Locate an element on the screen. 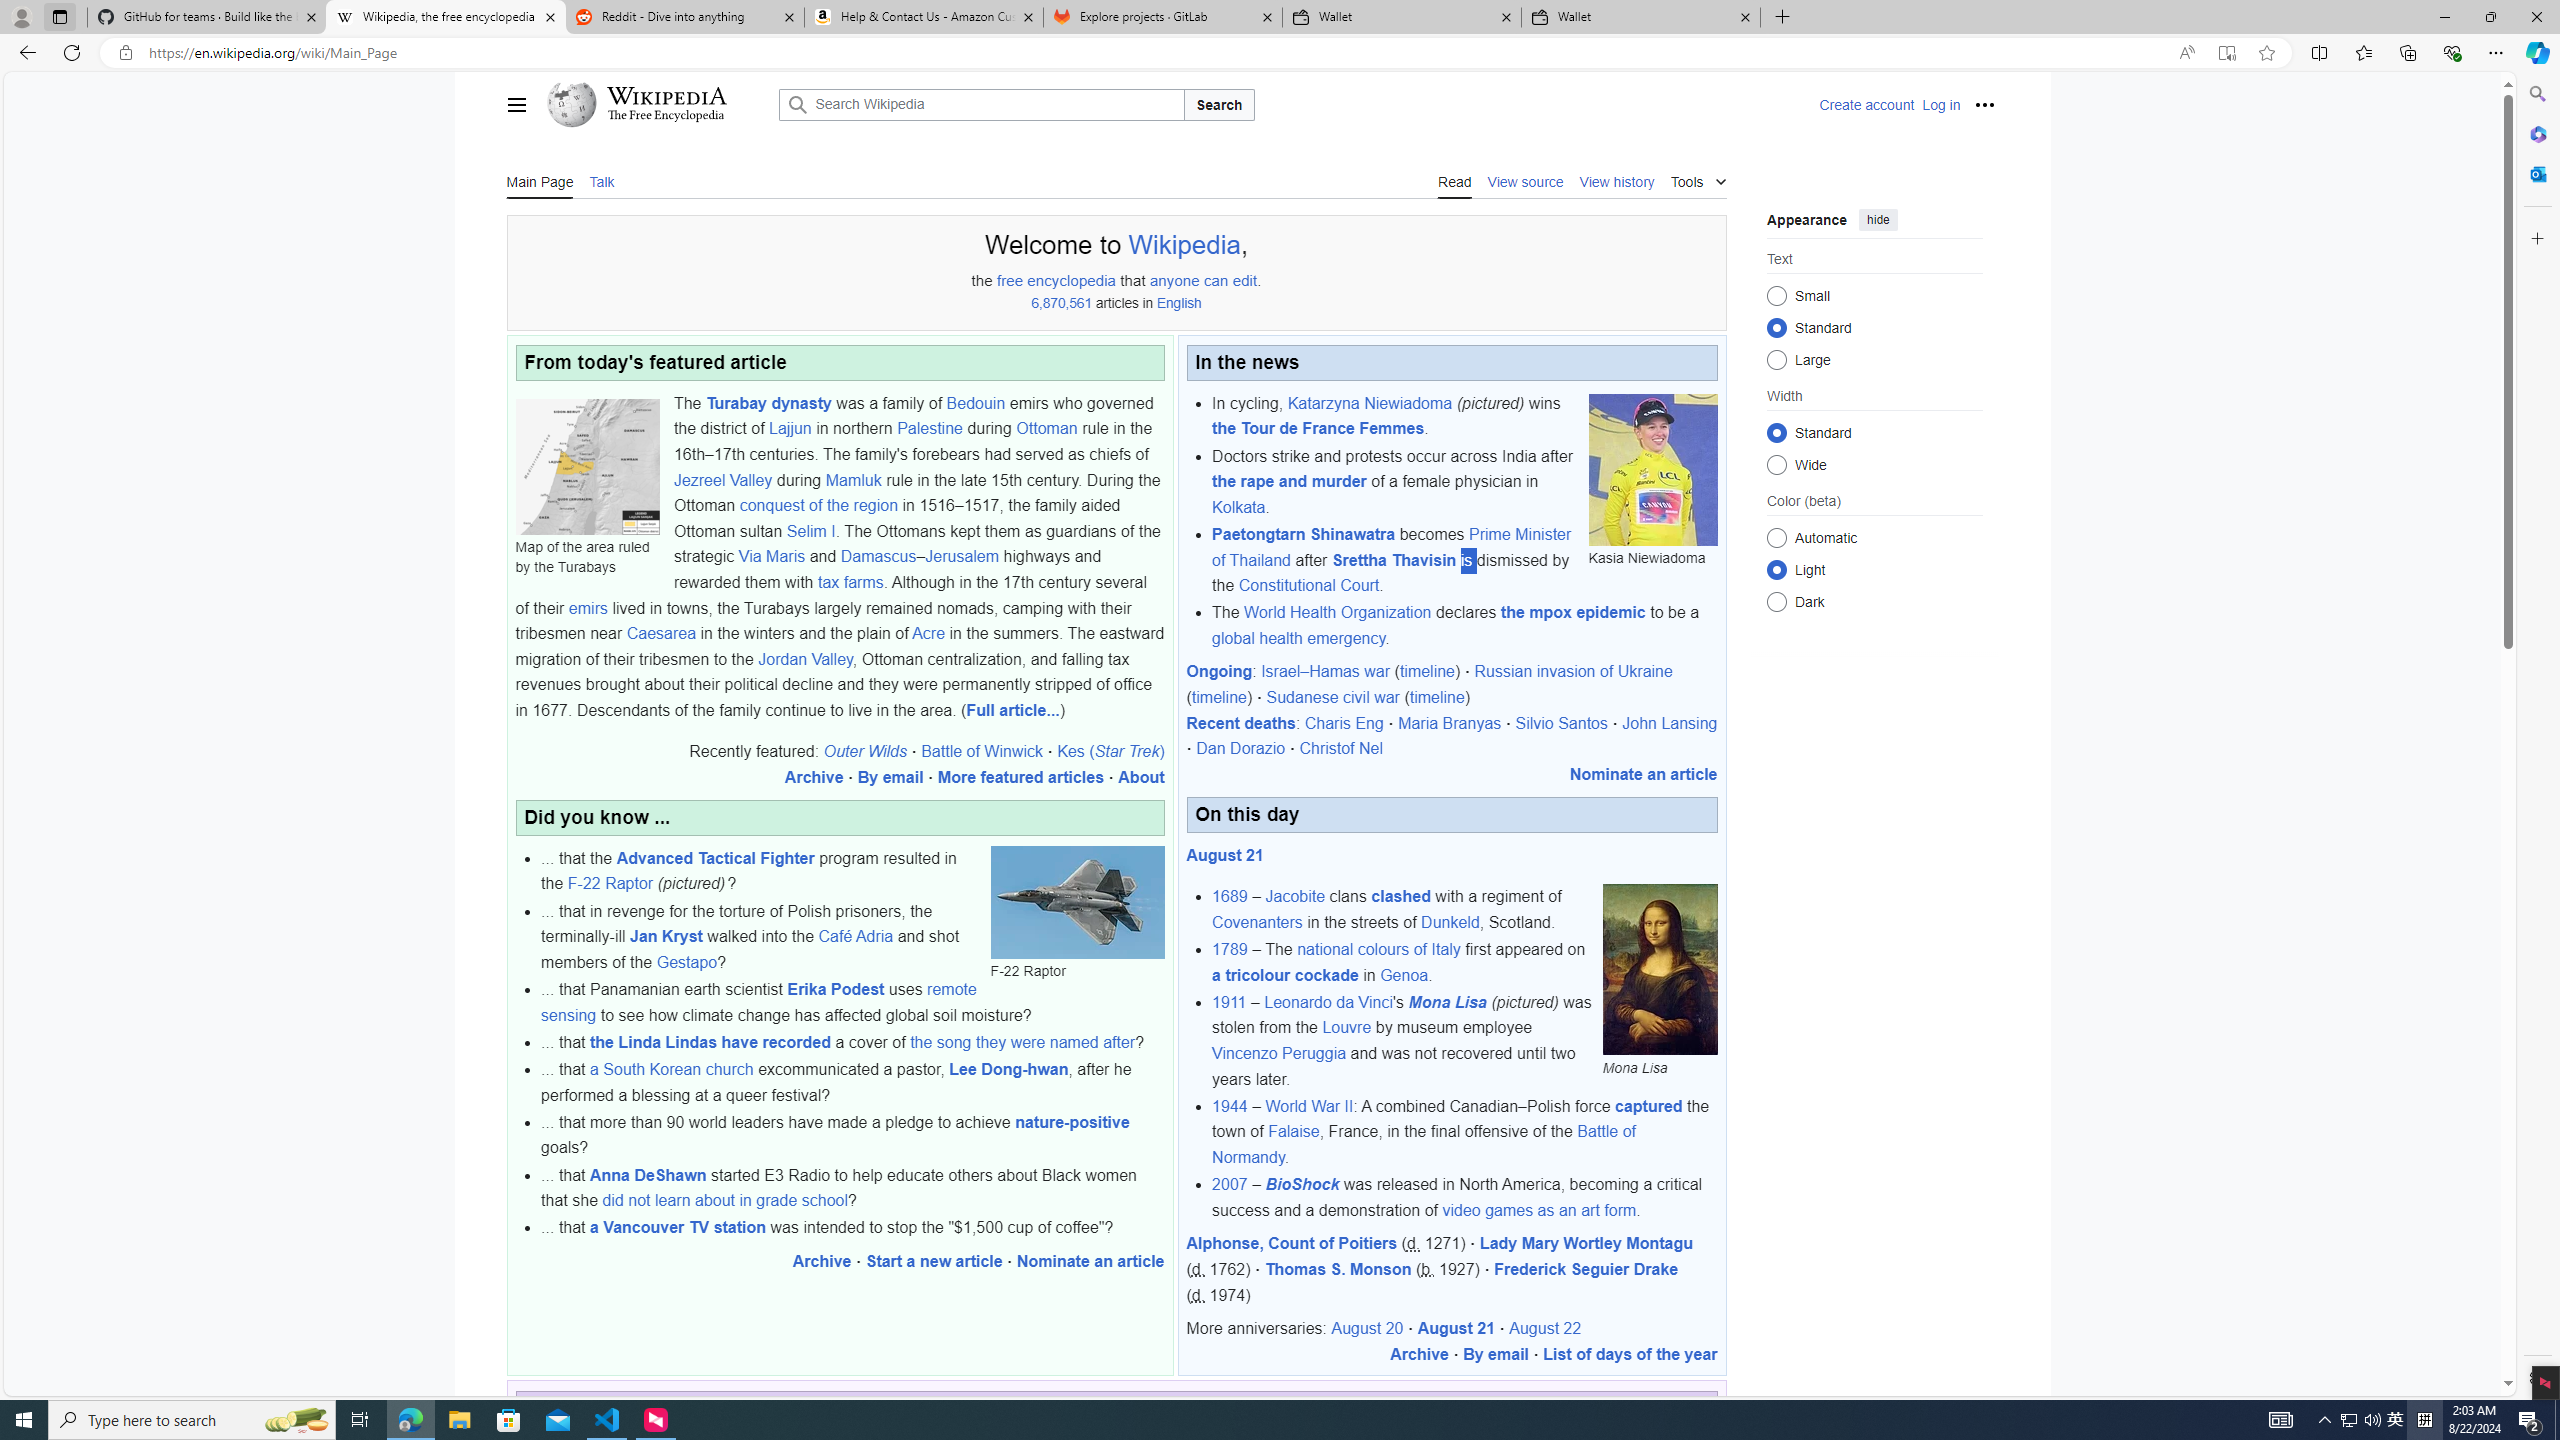  'Wikipedia, the free encyclopedia' is located at coordinates (444, 16).